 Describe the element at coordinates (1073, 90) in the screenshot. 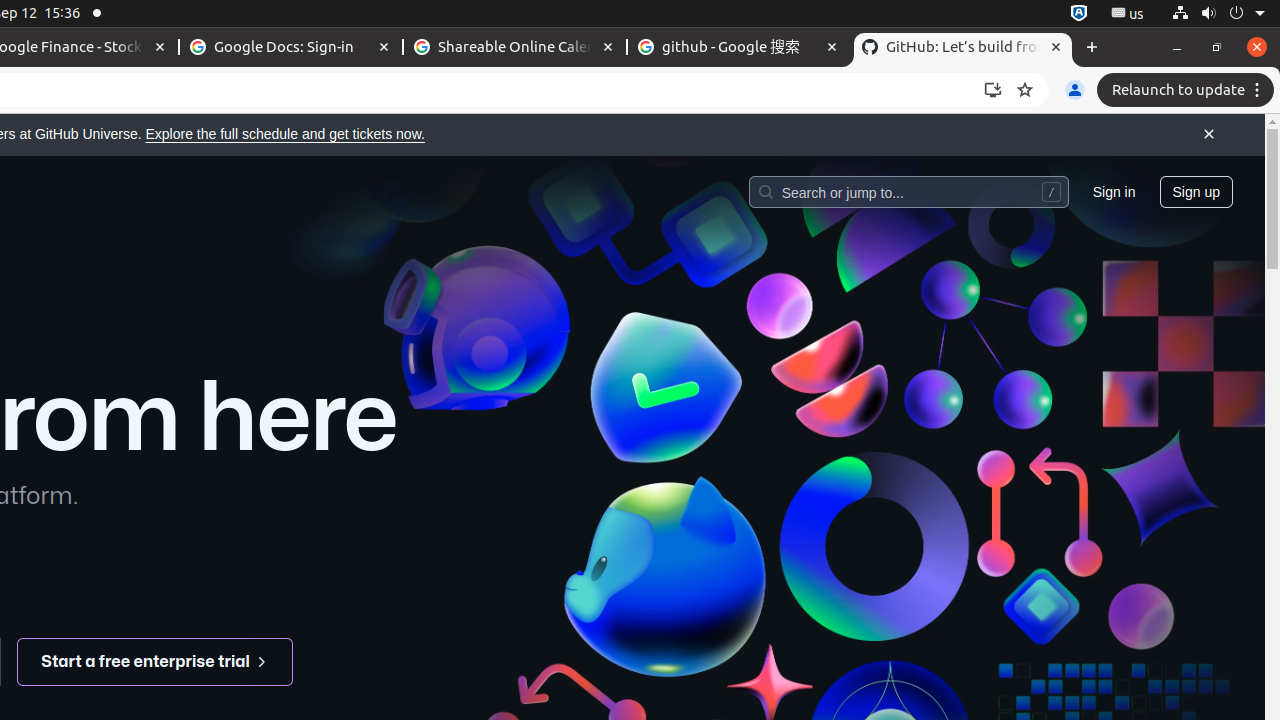

I see `'You'` at that location.